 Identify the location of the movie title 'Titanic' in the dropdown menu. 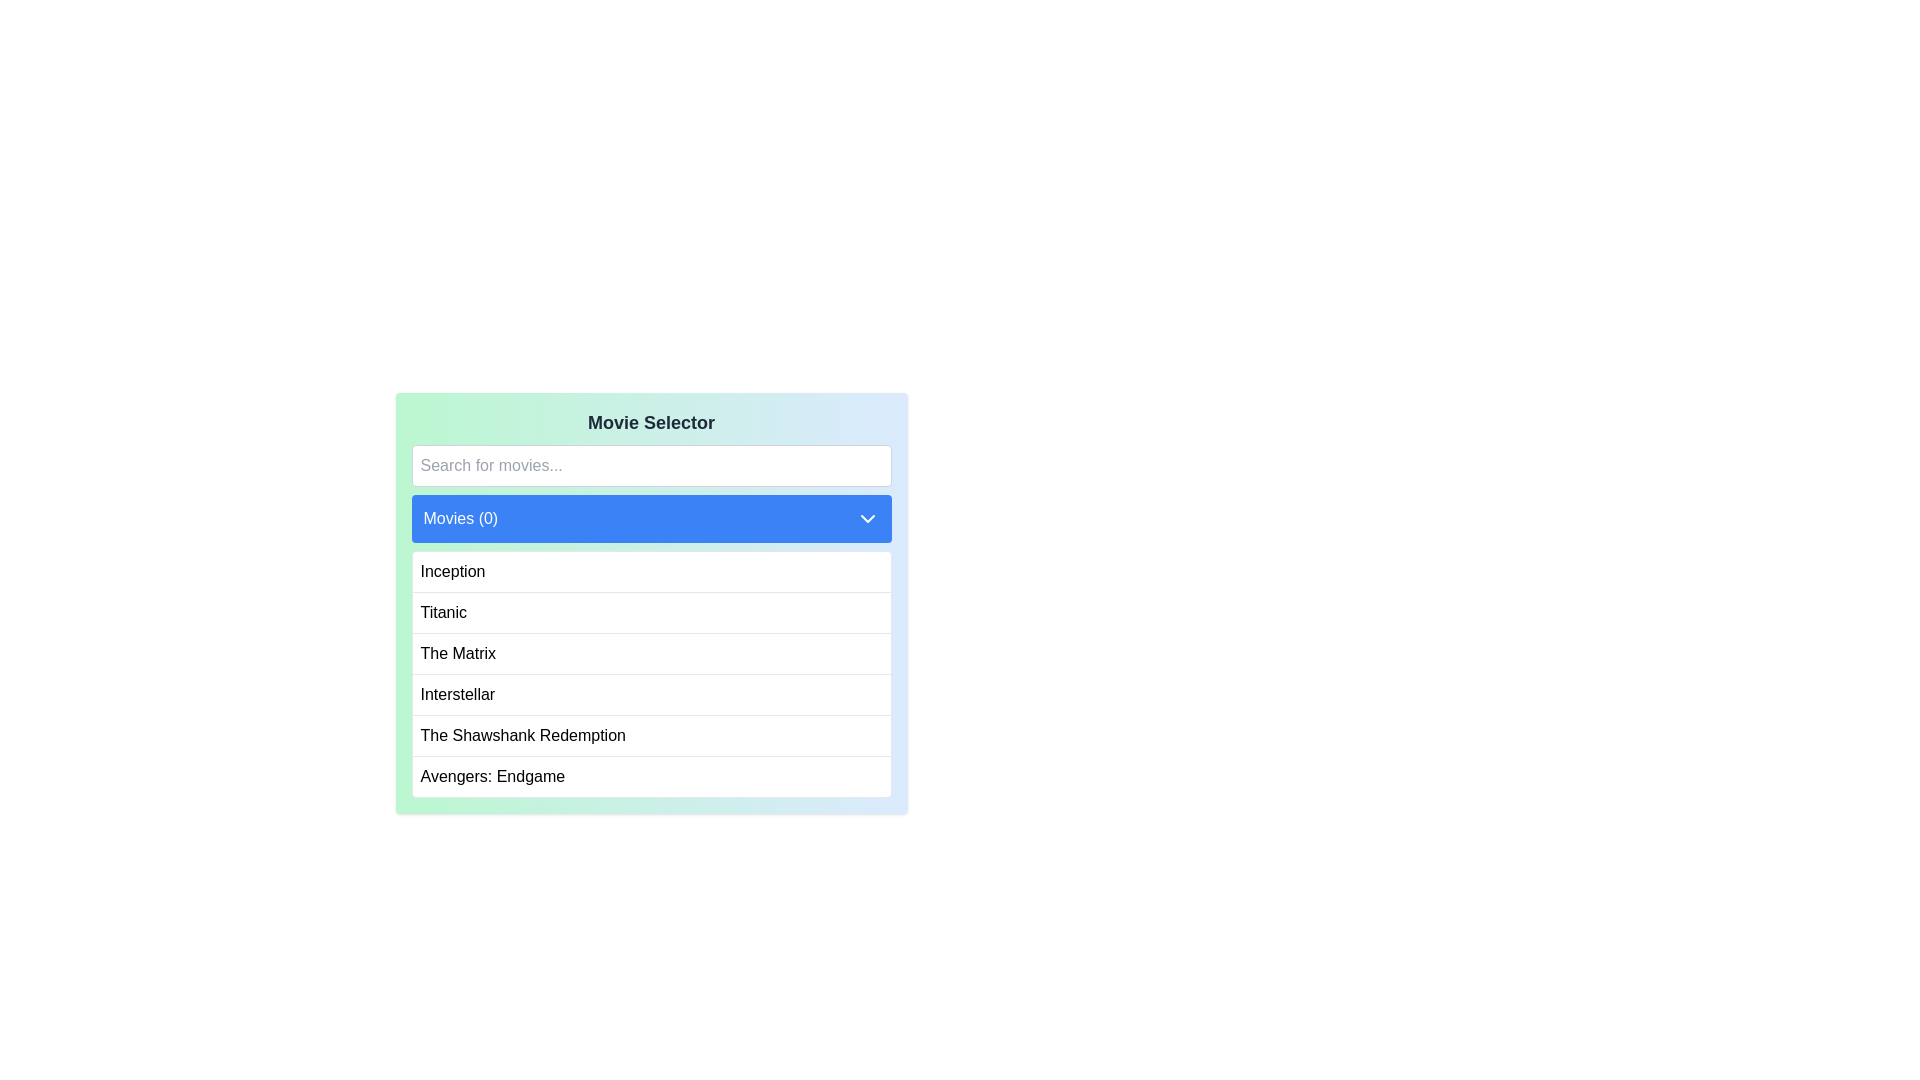
(651, 602).